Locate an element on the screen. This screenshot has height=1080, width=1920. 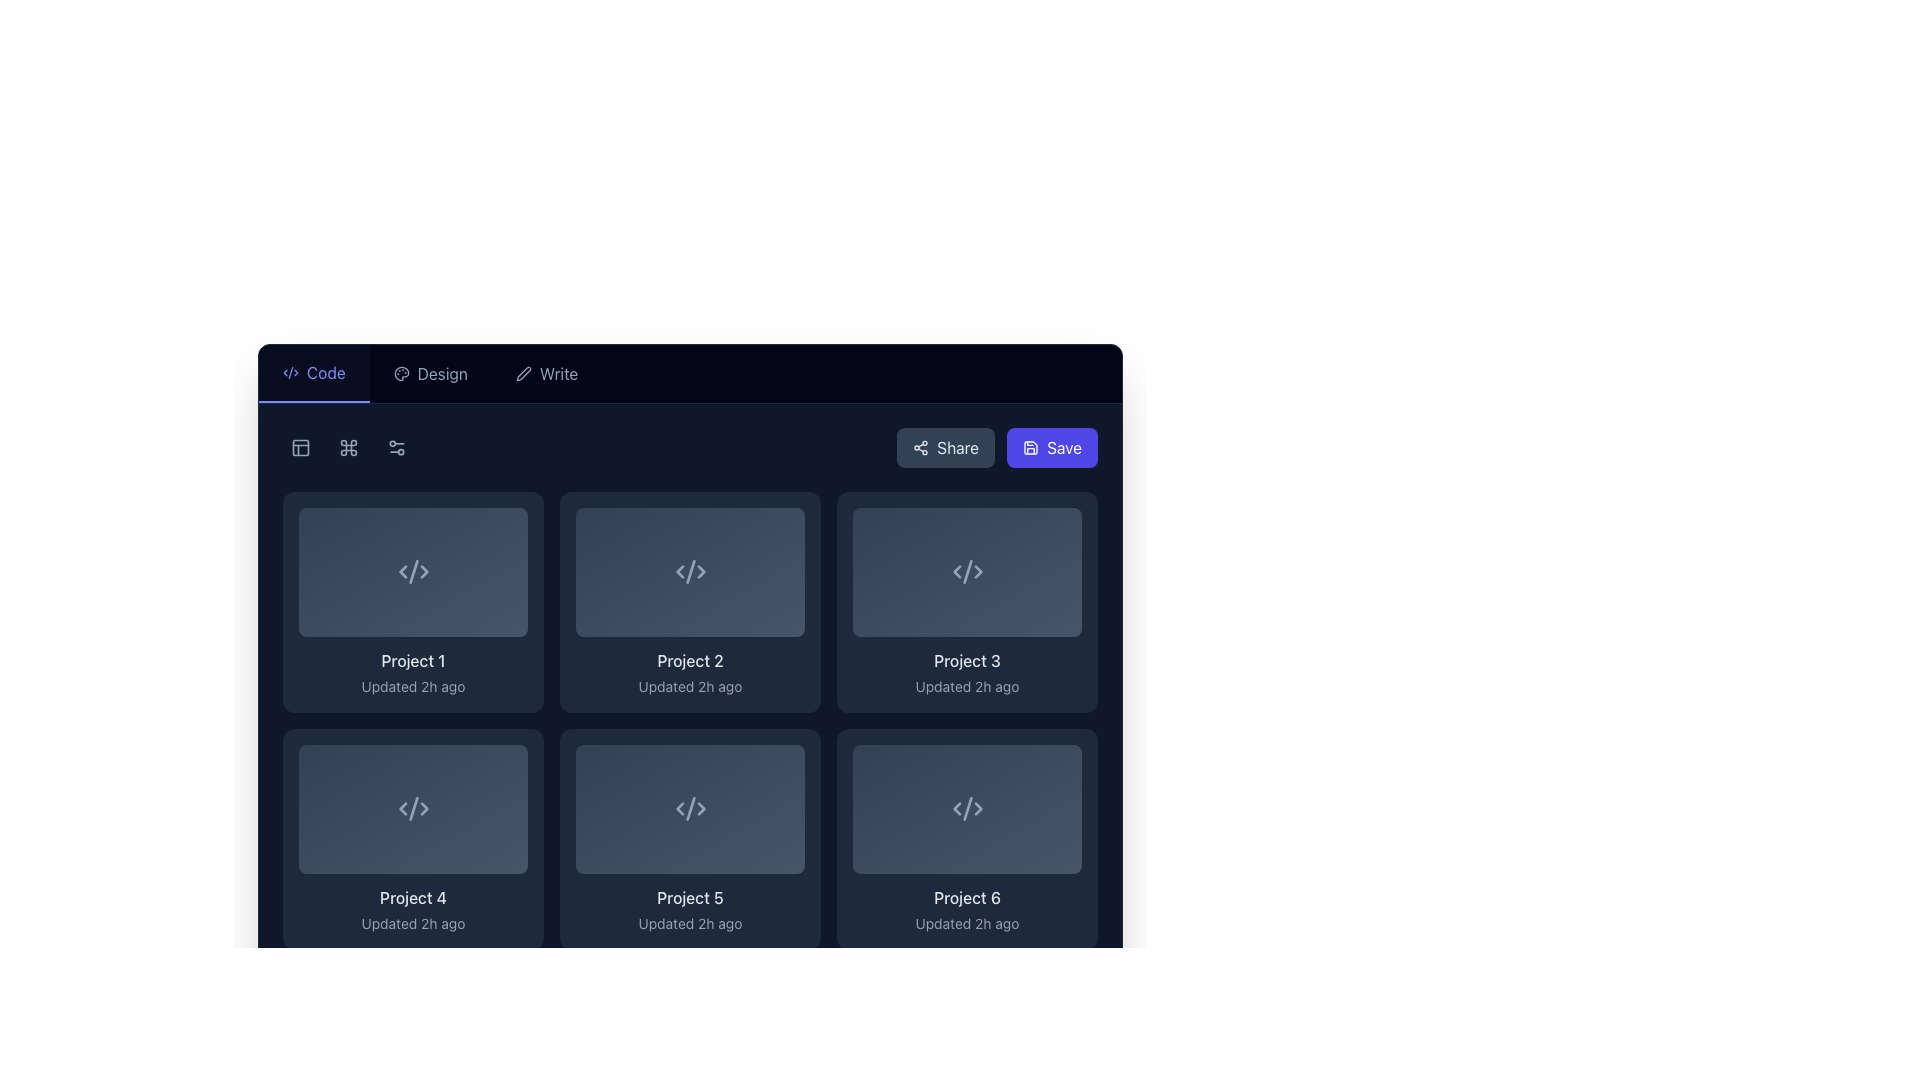
the SVG arrow icon located in the upper-middle part of the card labeled 'Project 2' is located at coordinates (701, 572).